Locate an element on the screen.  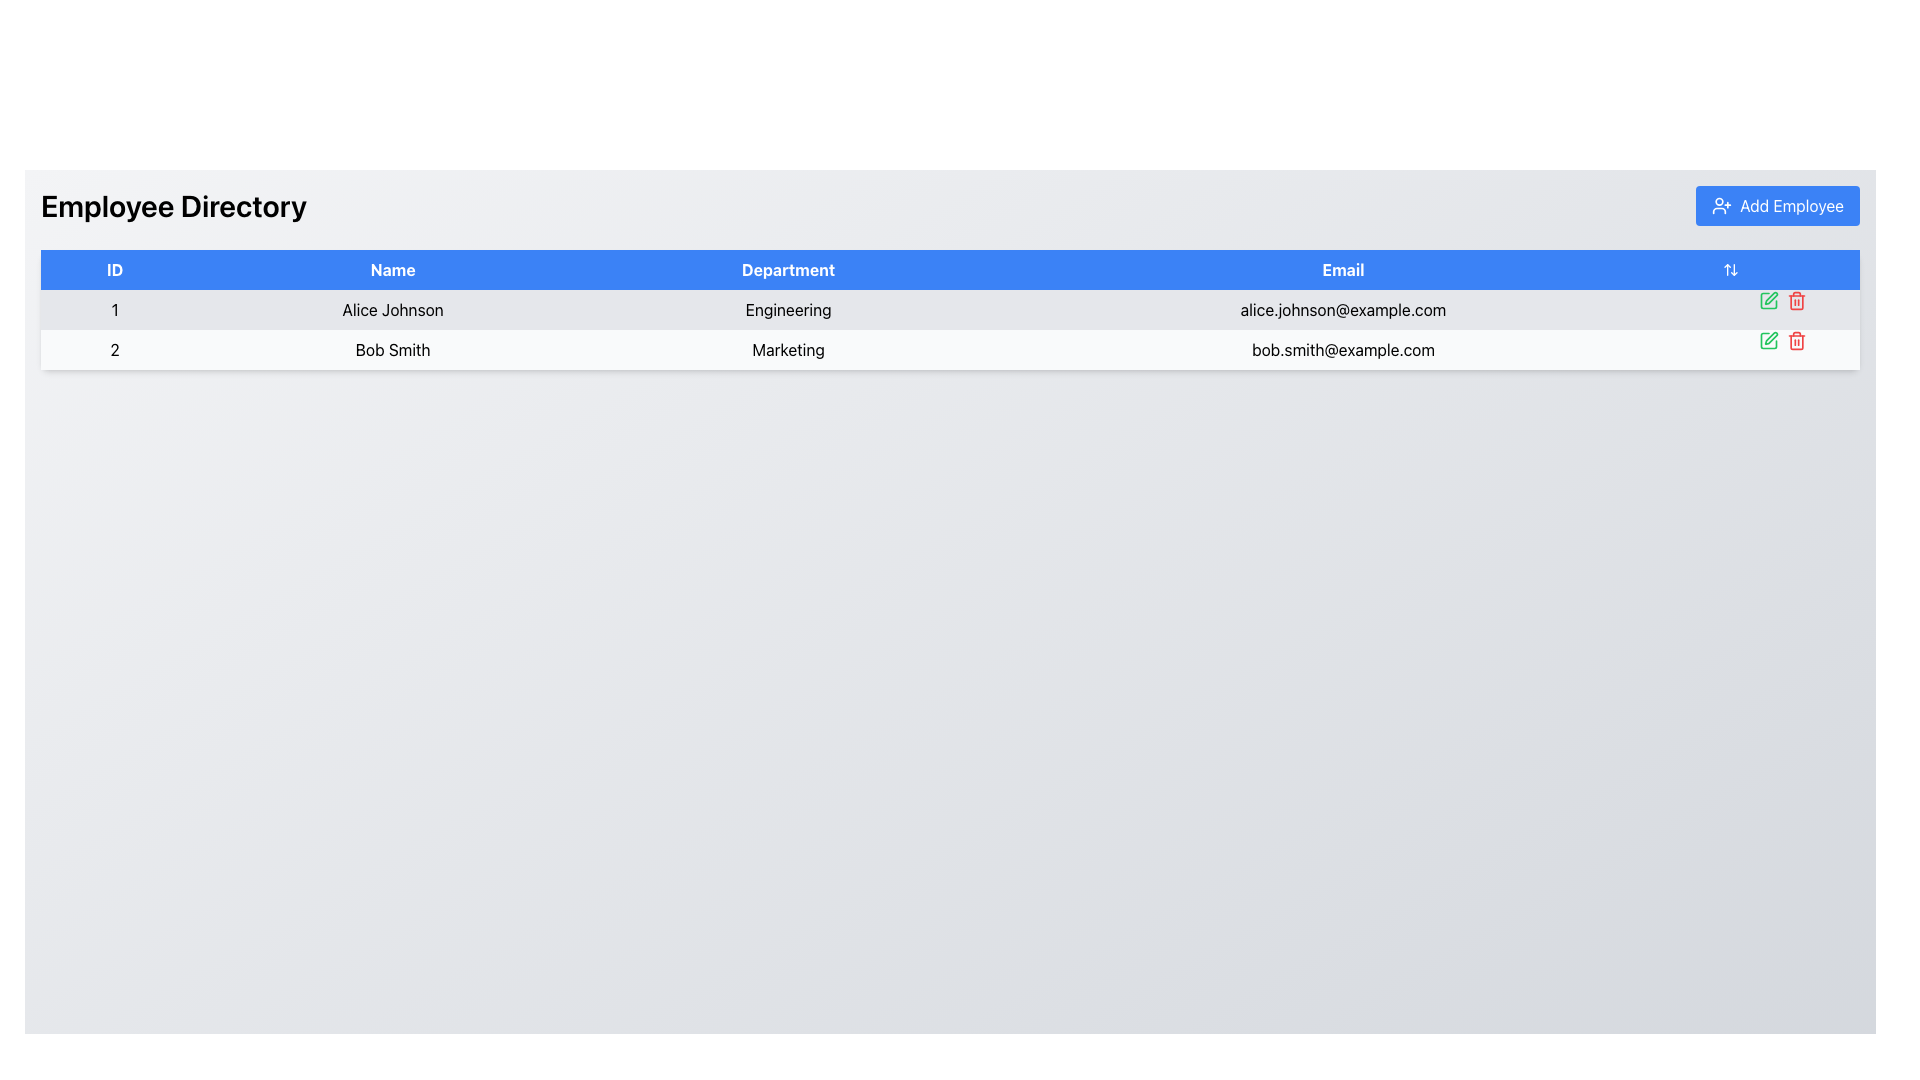
the delete icon located on the rightmost side of the second row in the table is located at coordinates (1797, 339).